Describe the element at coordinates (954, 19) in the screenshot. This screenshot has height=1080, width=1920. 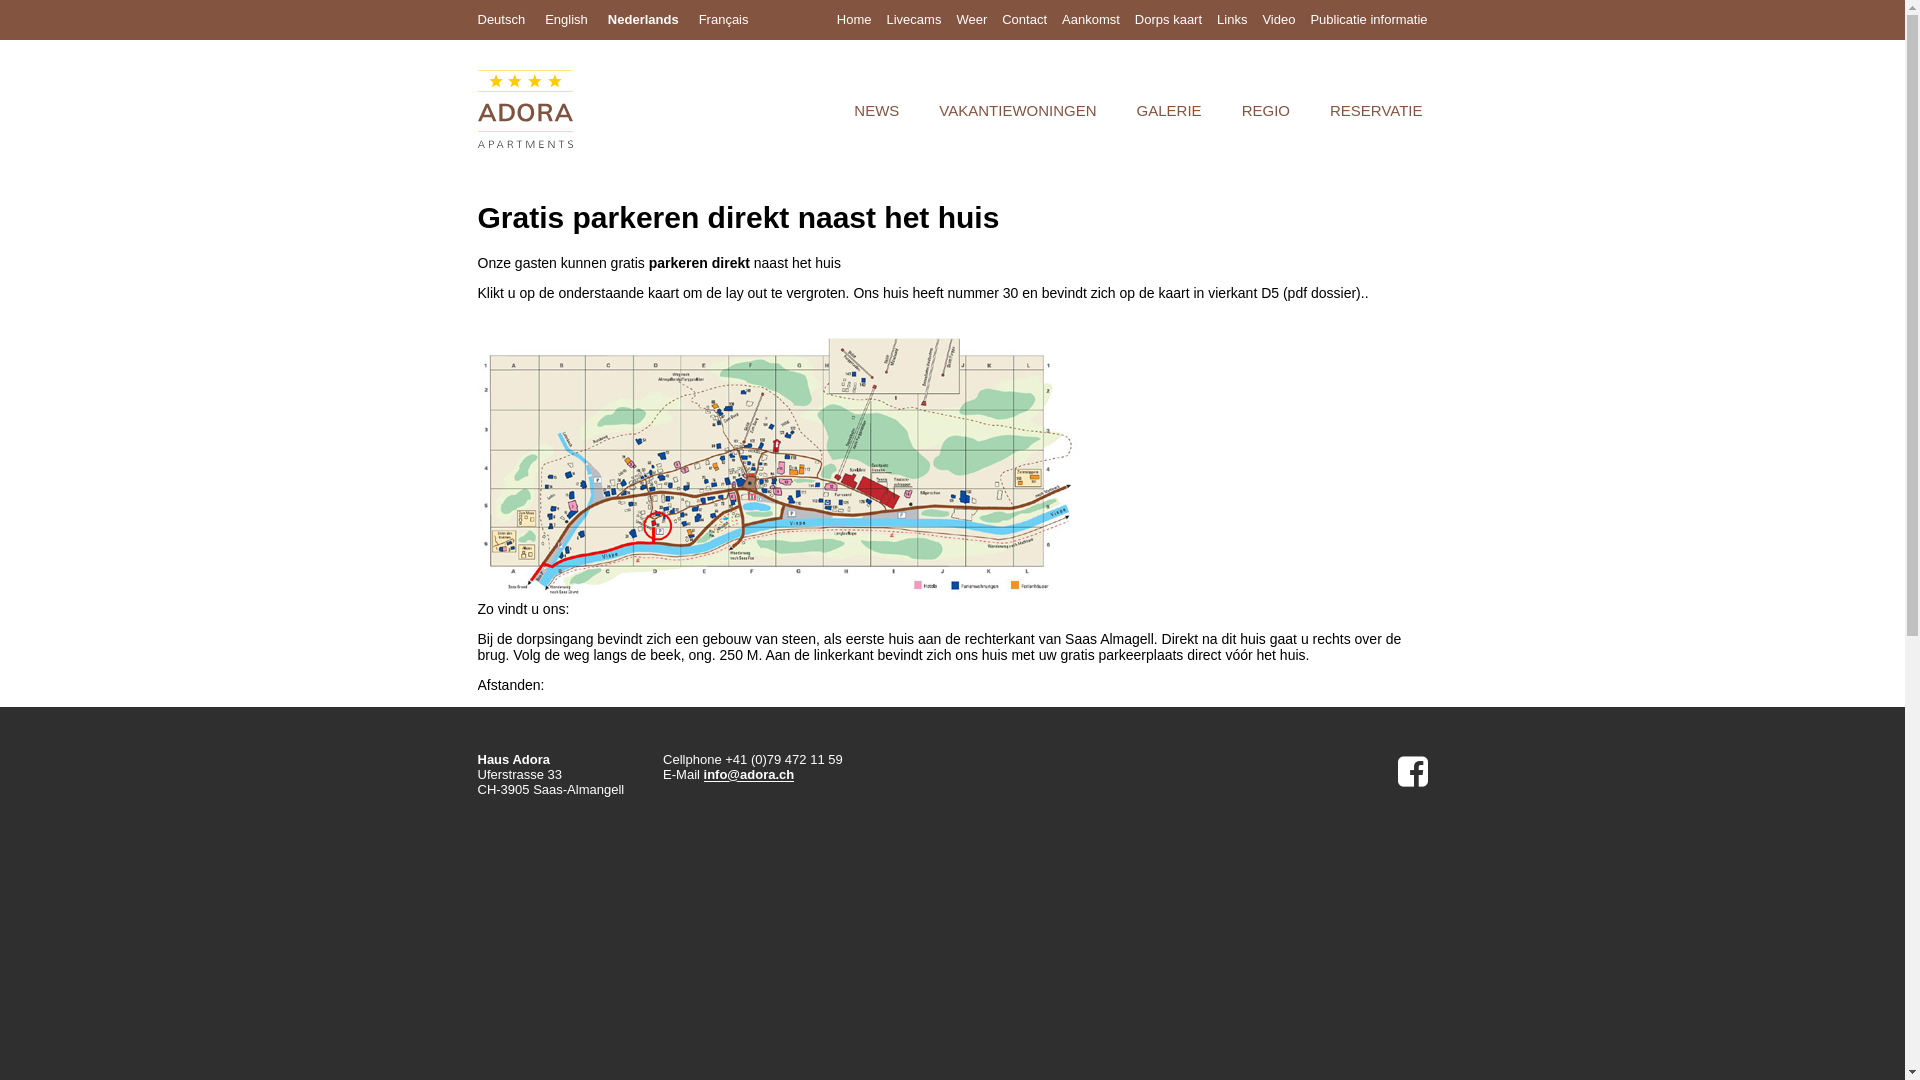
I see `'Weer'` at that location.